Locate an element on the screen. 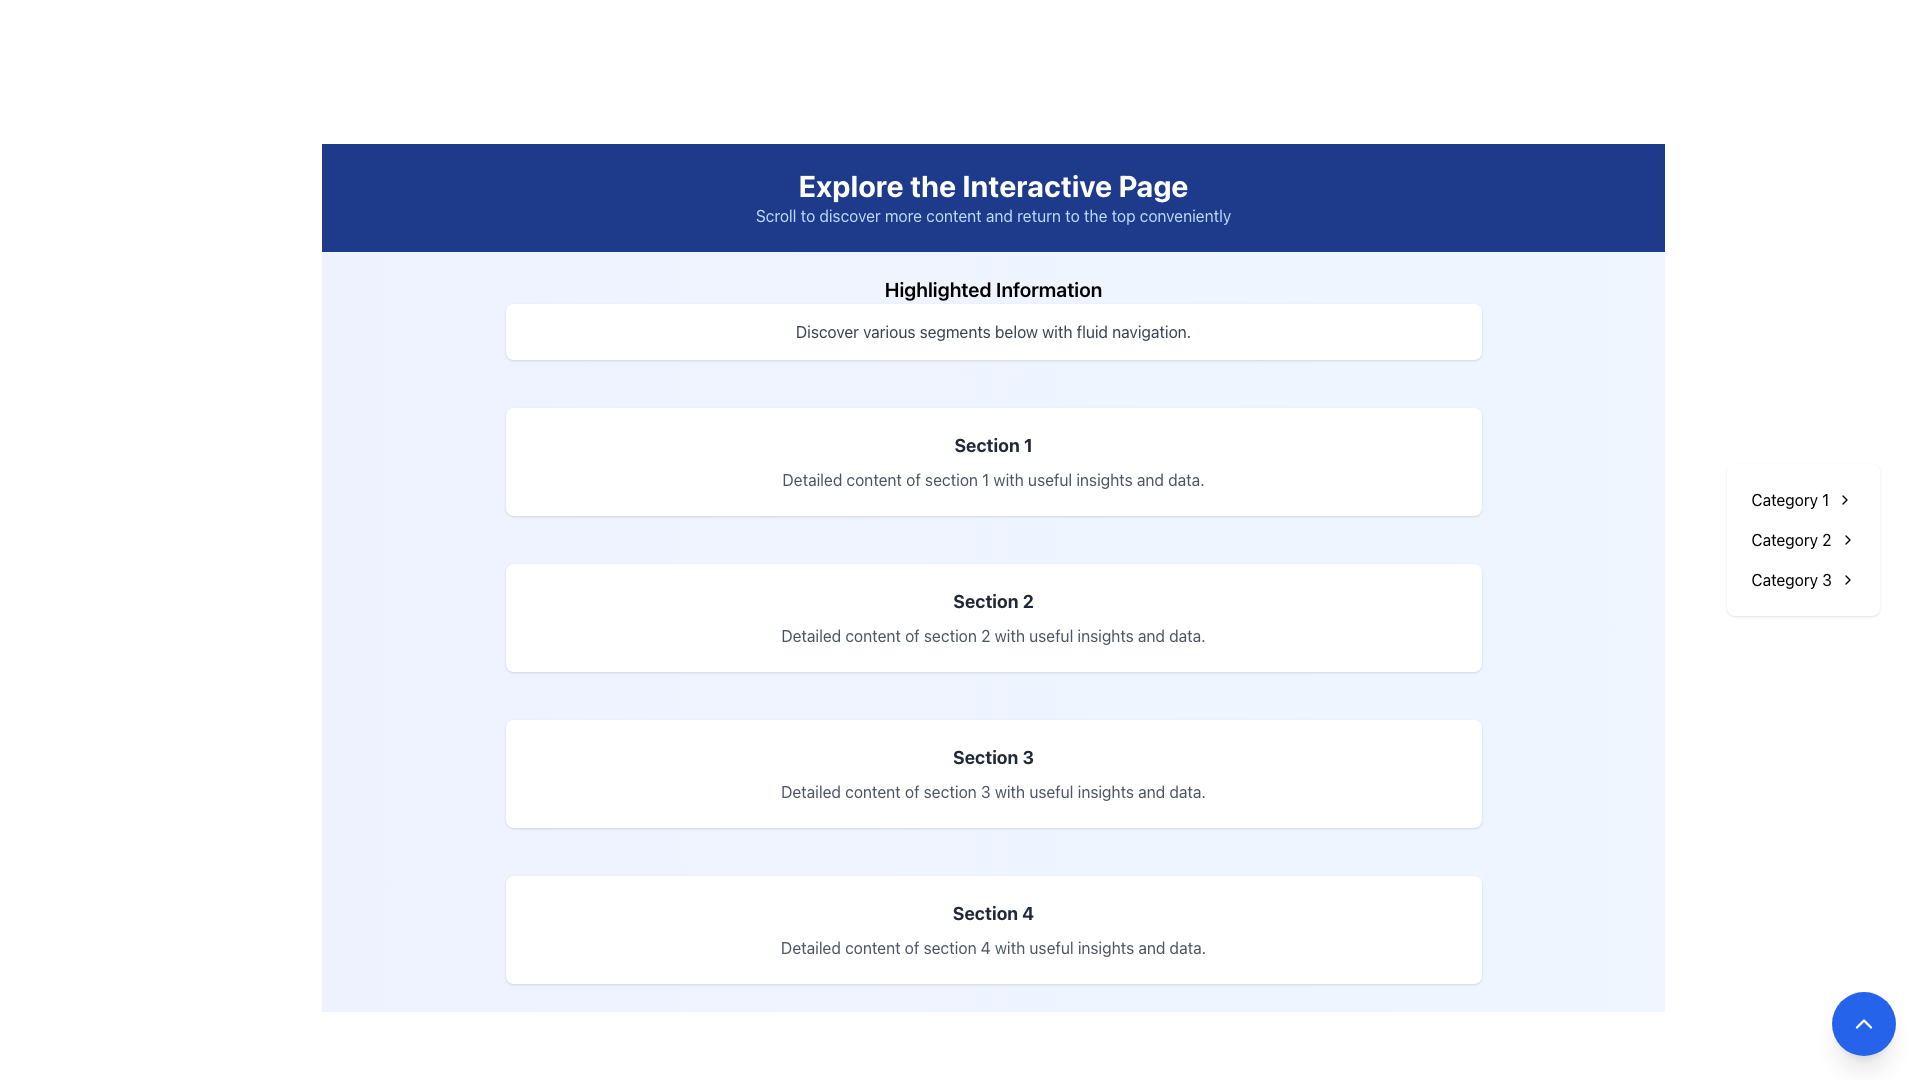  text of the header label located directly below the header bar, which serves as a title for the subsequent content is located at coordinates (993, 289).